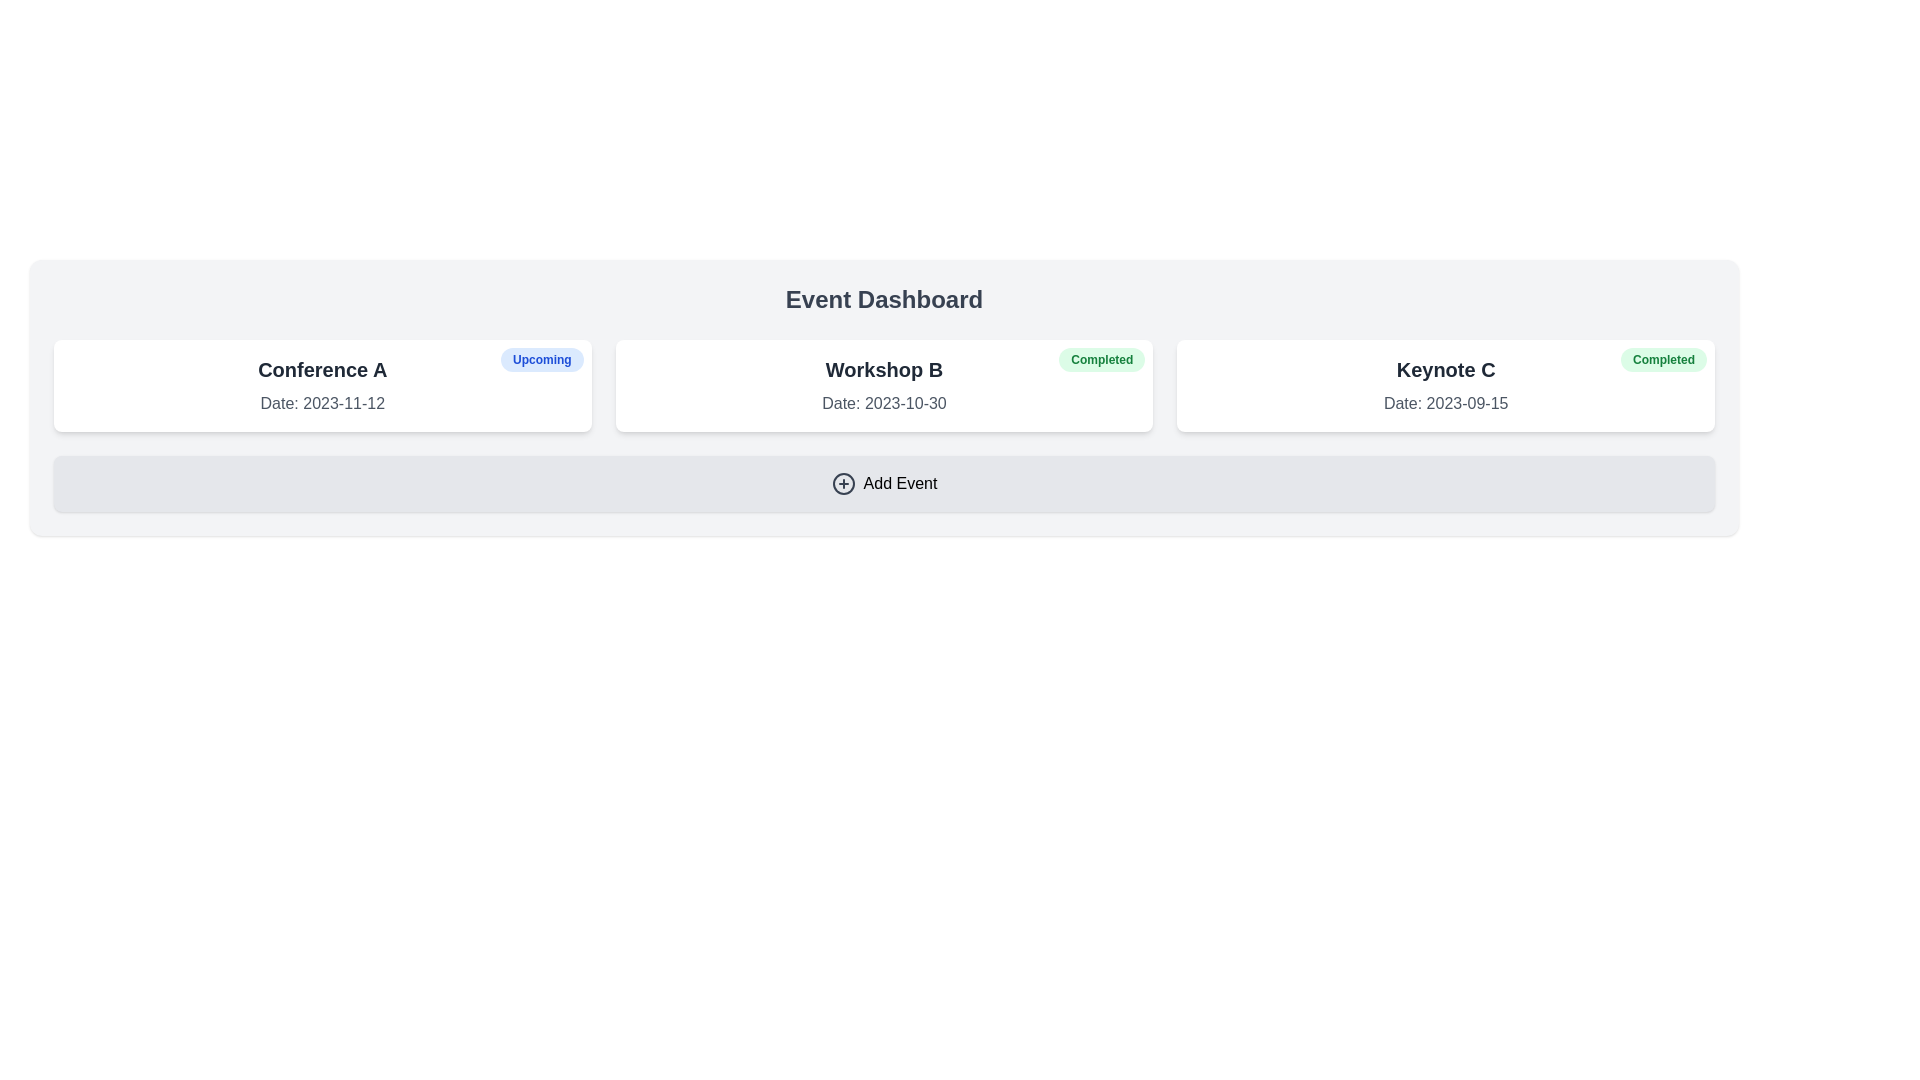  Describe the element at coordinates (1101, 358) in the screenshot. I see `the small badge labeled 'Completed' with a green background located in the top-right corner of the 'Workshop B' card` at that location.